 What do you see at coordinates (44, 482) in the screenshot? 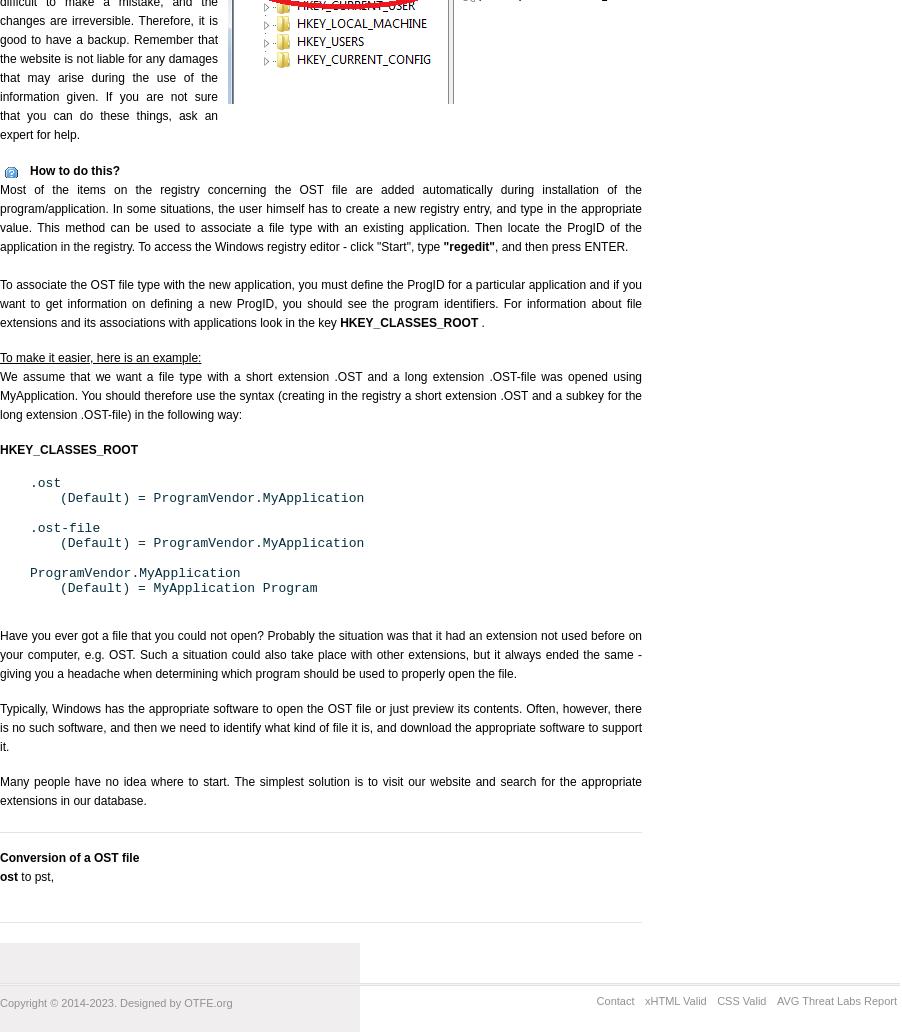
I see `'.ost'` at bounding box center [44, 482].